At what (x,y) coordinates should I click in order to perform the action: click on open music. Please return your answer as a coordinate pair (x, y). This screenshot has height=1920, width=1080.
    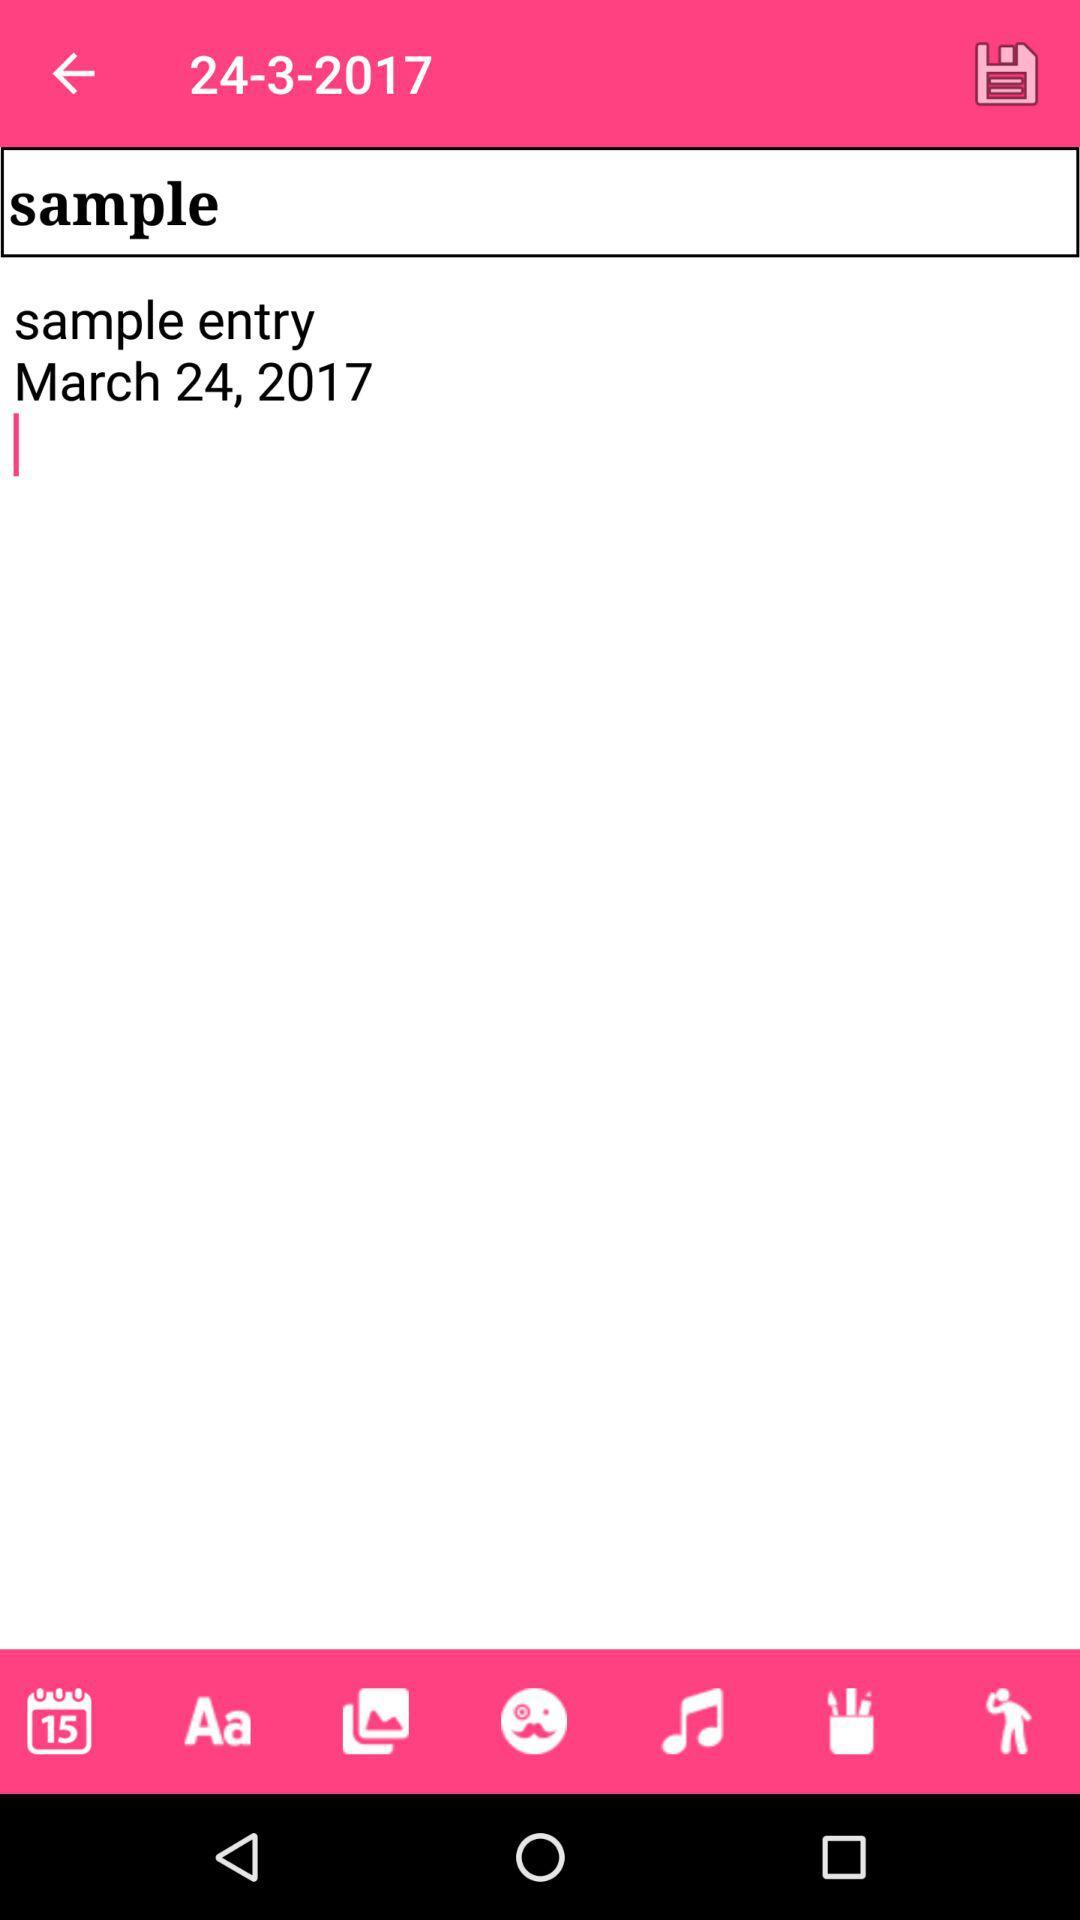
    Looking at the image, I should click on (691, 1720).